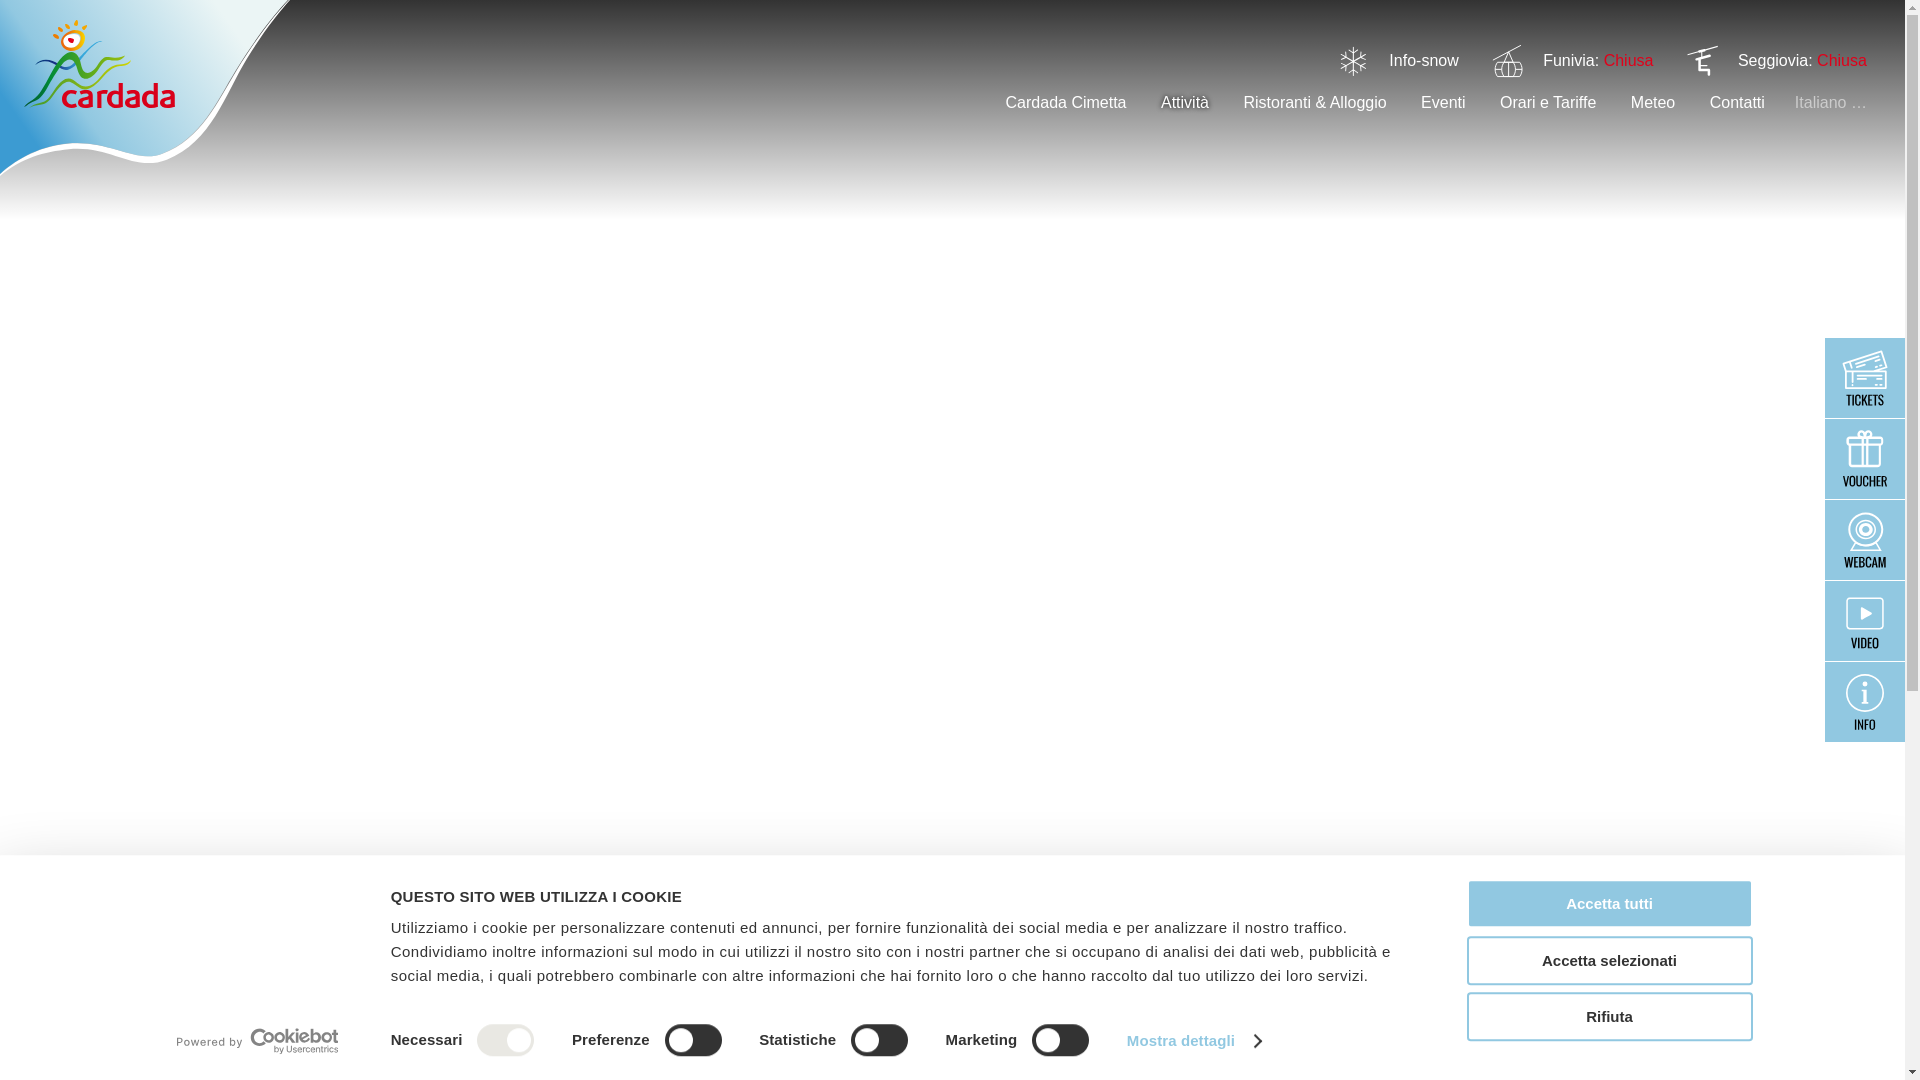 This screenshot has height=1080, width=1920. Describe the element at coordinates (1608, 1016) in the screenshot. I see `'Rifiuta'` at that location.